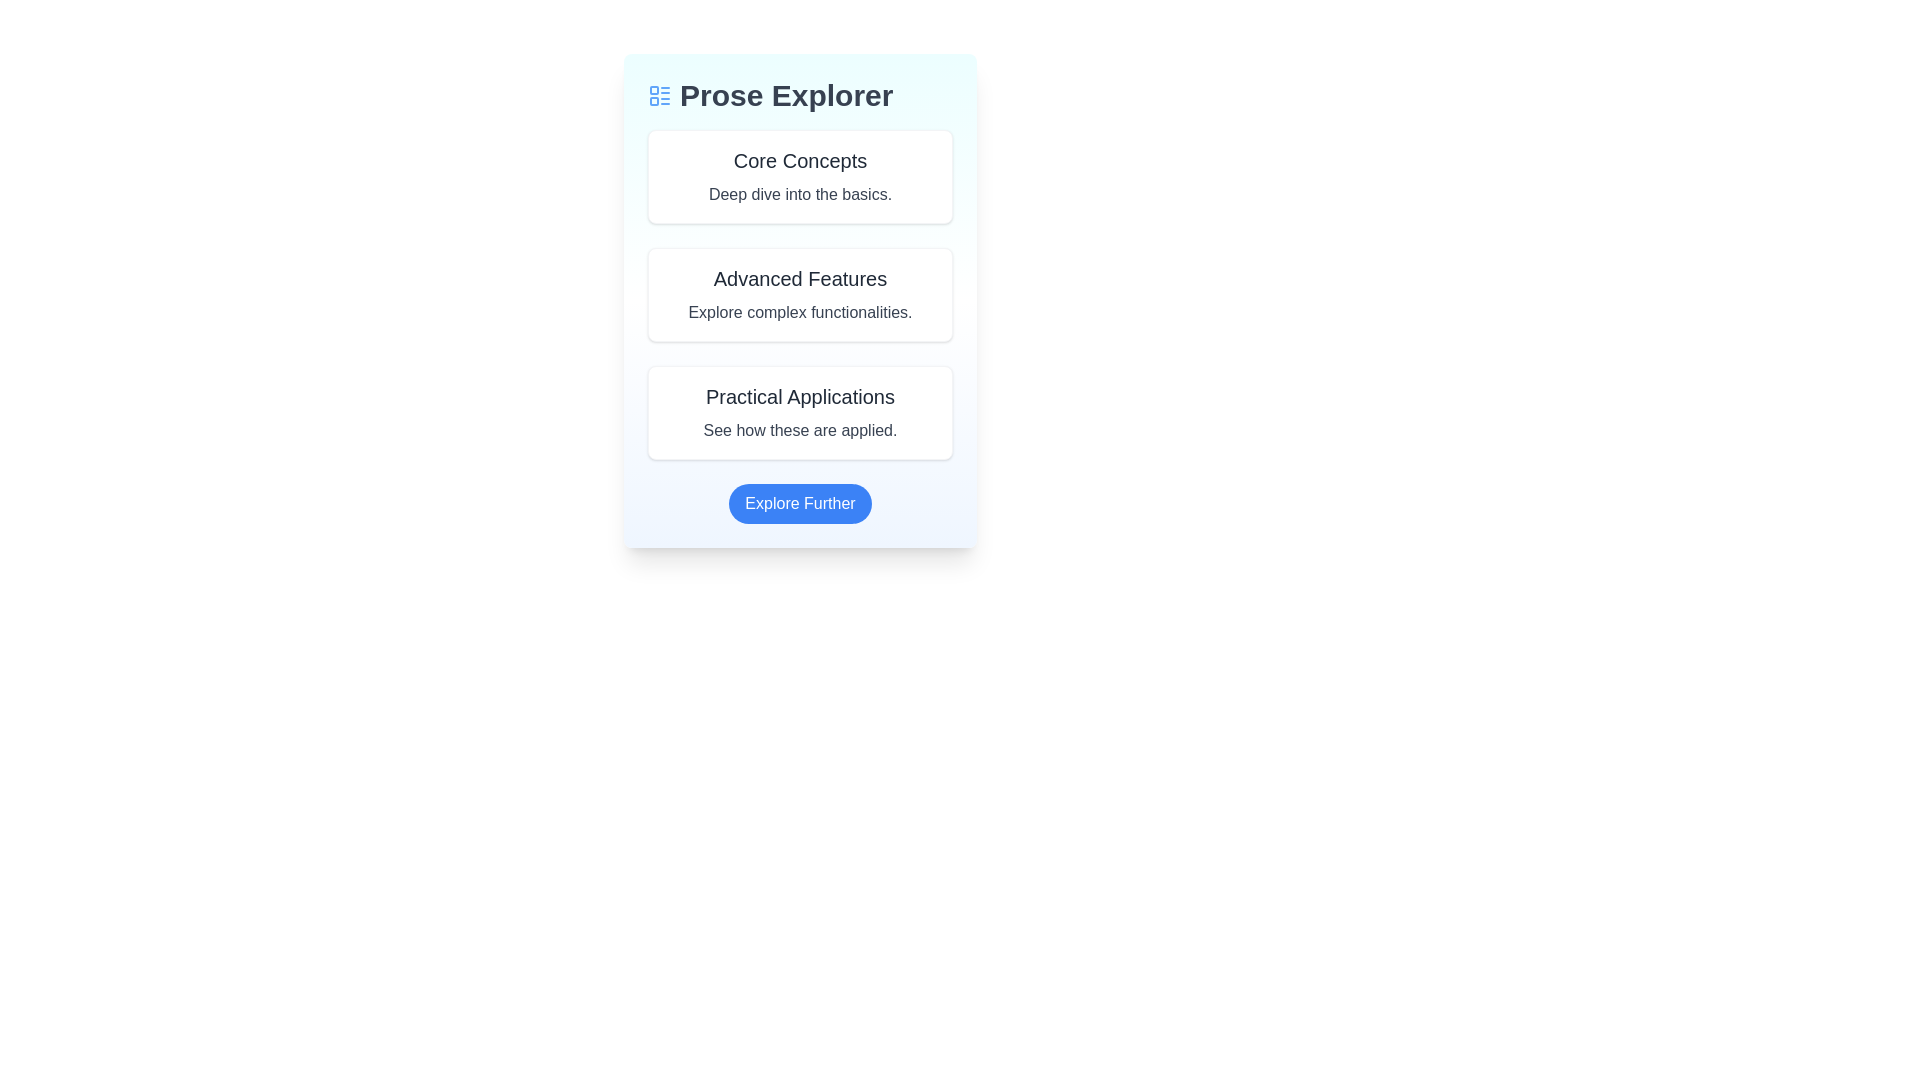  What do you see at coordinates (785, 96) in the screenshot?
I see `the 'Prose Explorer' text label` at bounding box center [785, 96].